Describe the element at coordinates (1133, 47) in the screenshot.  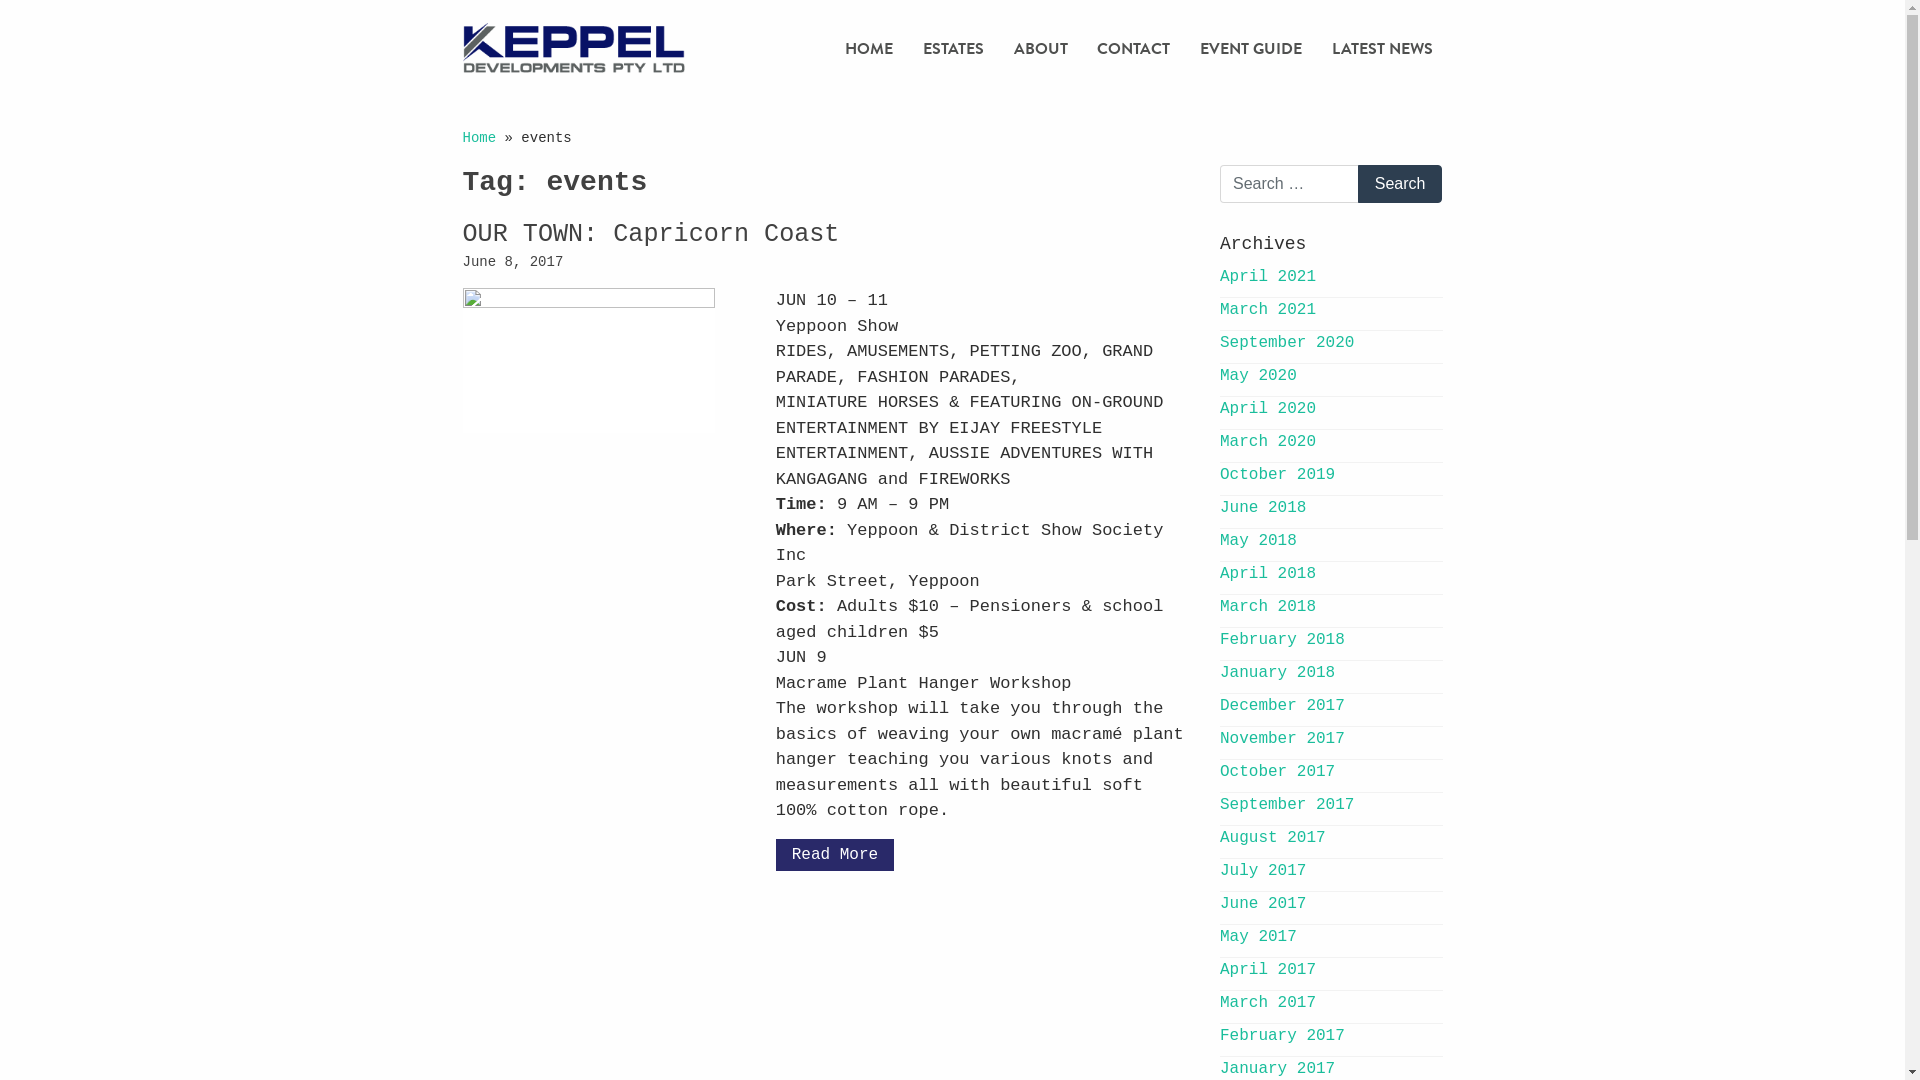
I see `'CONTACT'` at that location.